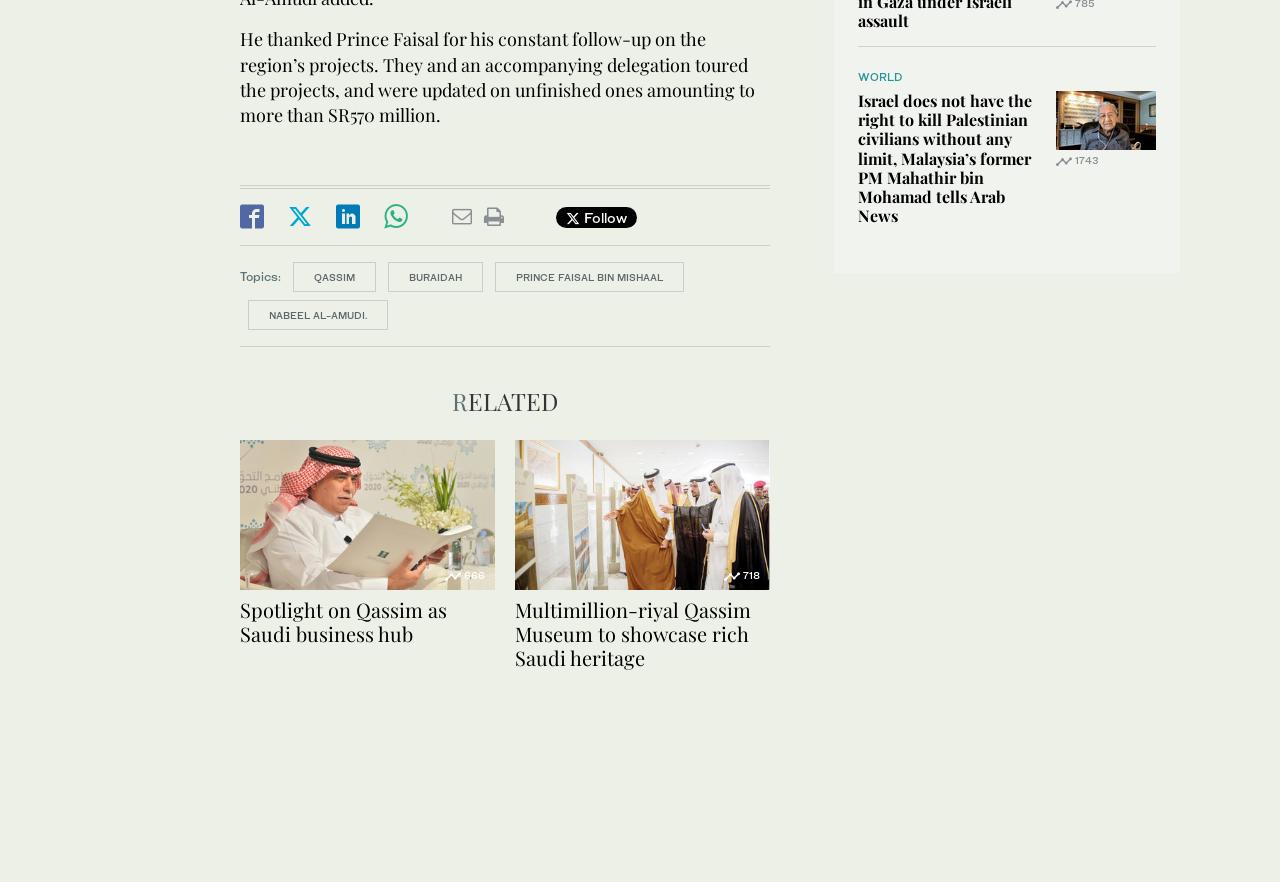 The image size is (1280, 882). I want to click on 'Multimillion-riyal Qassim Museum to showcase rich Saudi heritage', so click(631, 633).